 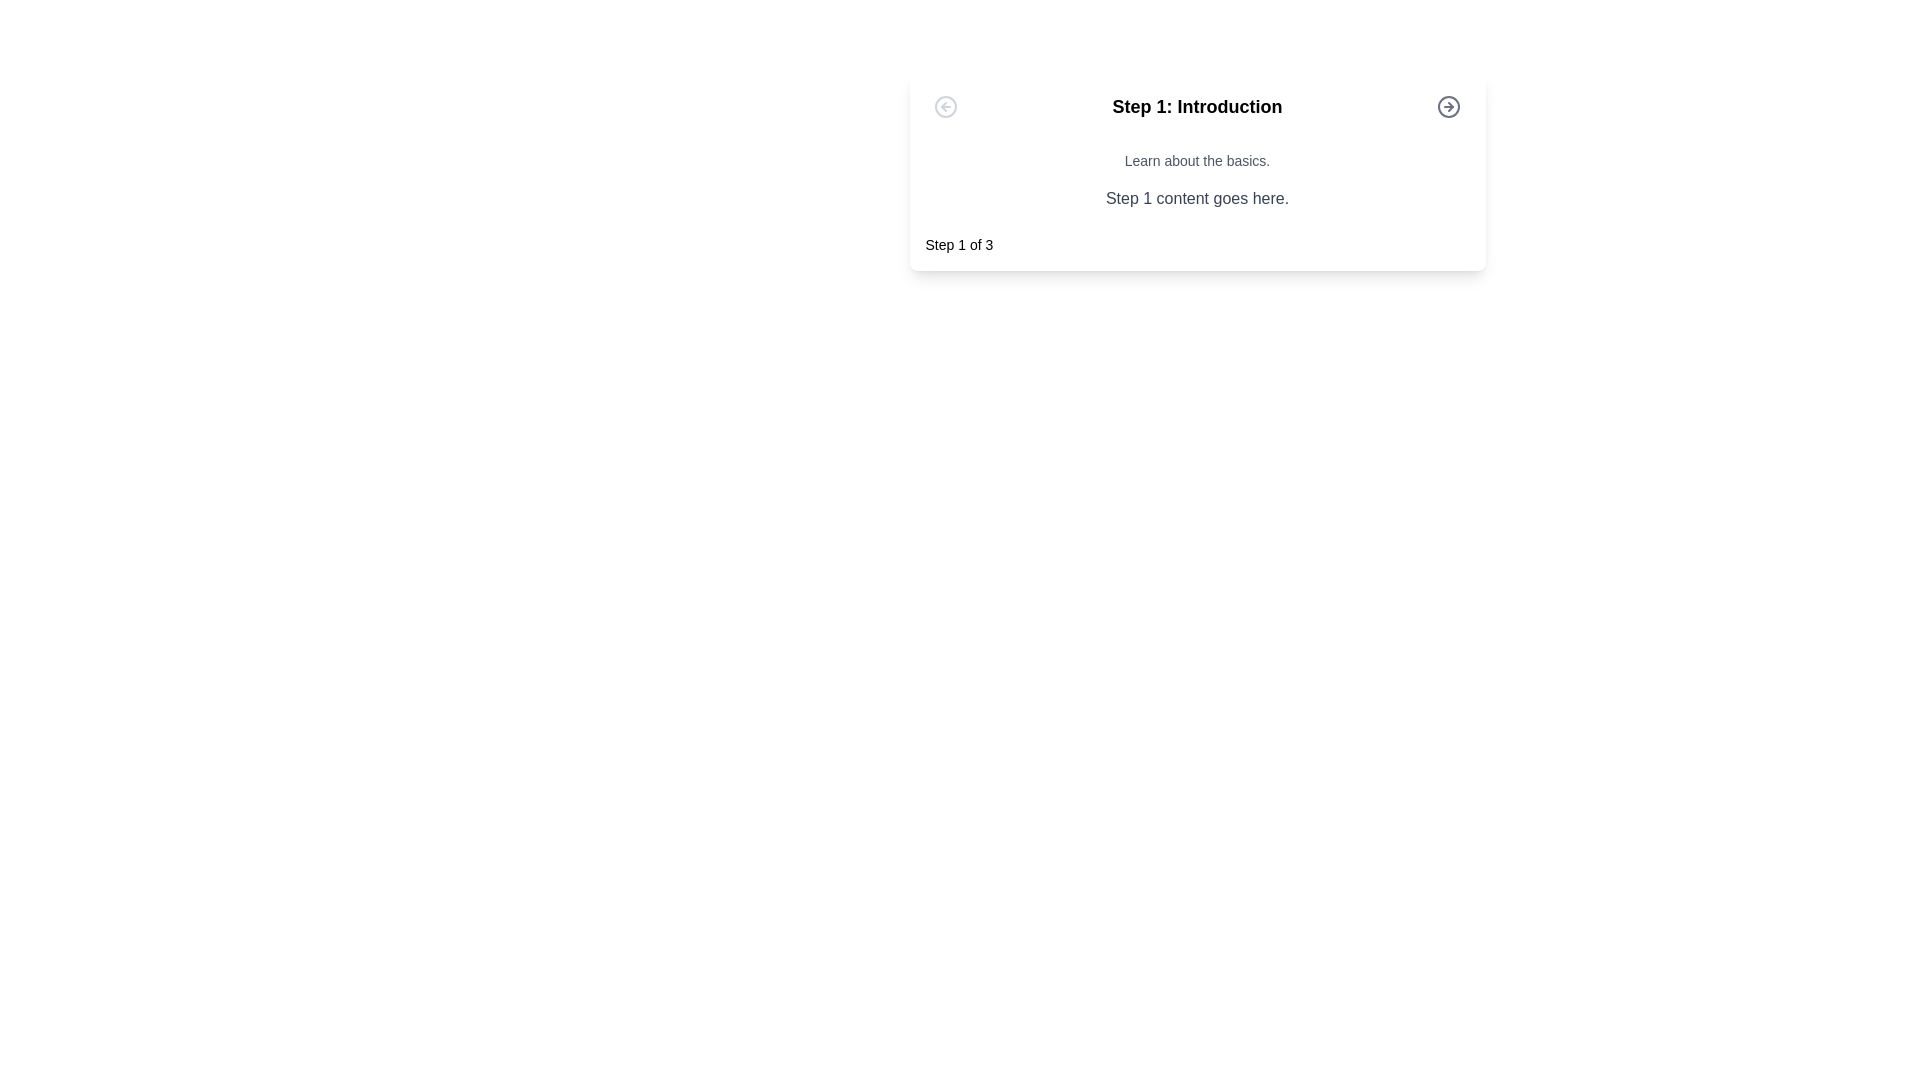 I want to click on the navigation button at the top-right corner of the 'Step 1: Introduction' card to change its color, so click(x=1449, y=107).